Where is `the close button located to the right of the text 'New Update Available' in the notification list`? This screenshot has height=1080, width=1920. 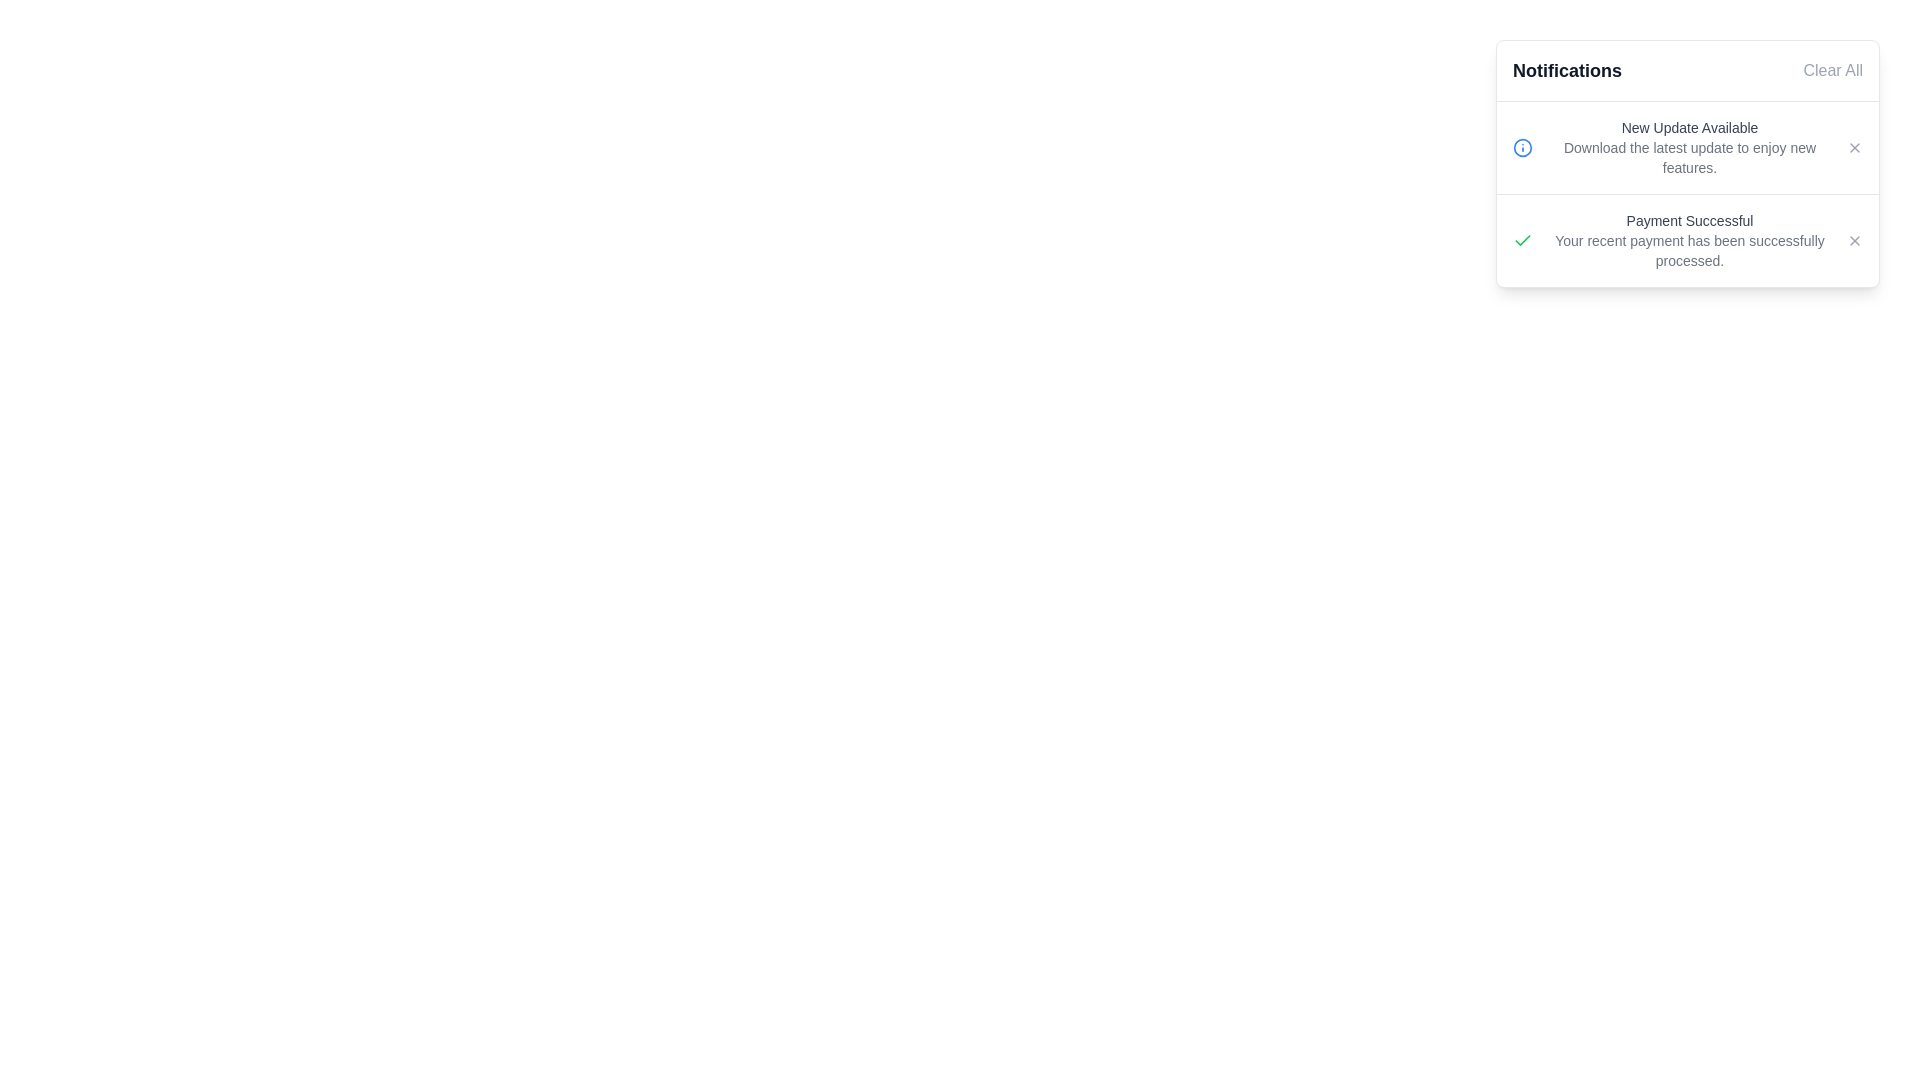
the close button located to the right of the text 'New Update Available' in the notification list is located at coordinates (1853, 146).